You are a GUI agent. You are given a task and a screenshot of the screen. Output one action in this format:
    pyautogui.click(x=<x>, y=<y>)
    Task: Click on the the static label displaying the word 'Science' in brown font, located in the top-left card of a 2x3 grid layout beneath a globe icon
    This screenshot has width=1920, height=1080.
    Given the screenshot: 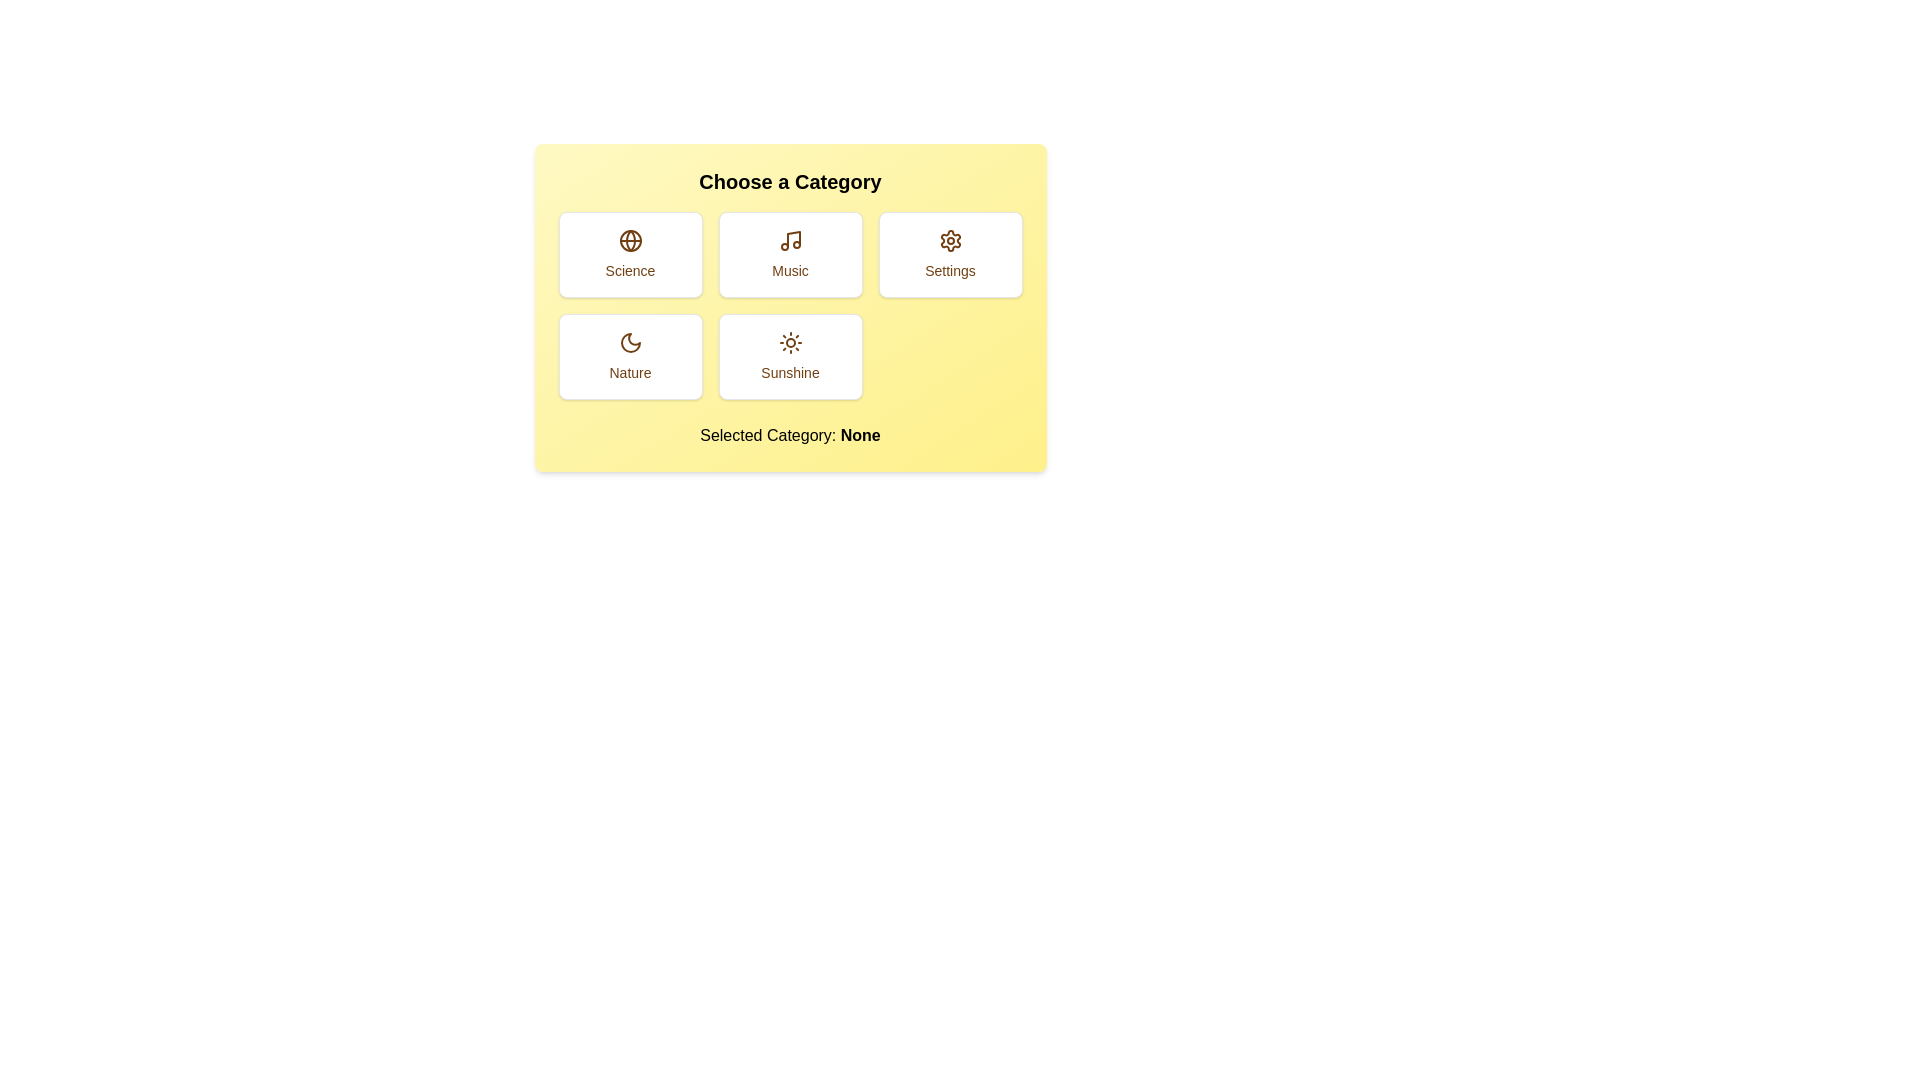 What is the action you would take?
    pyautogui.click(x=629, y=270)
    